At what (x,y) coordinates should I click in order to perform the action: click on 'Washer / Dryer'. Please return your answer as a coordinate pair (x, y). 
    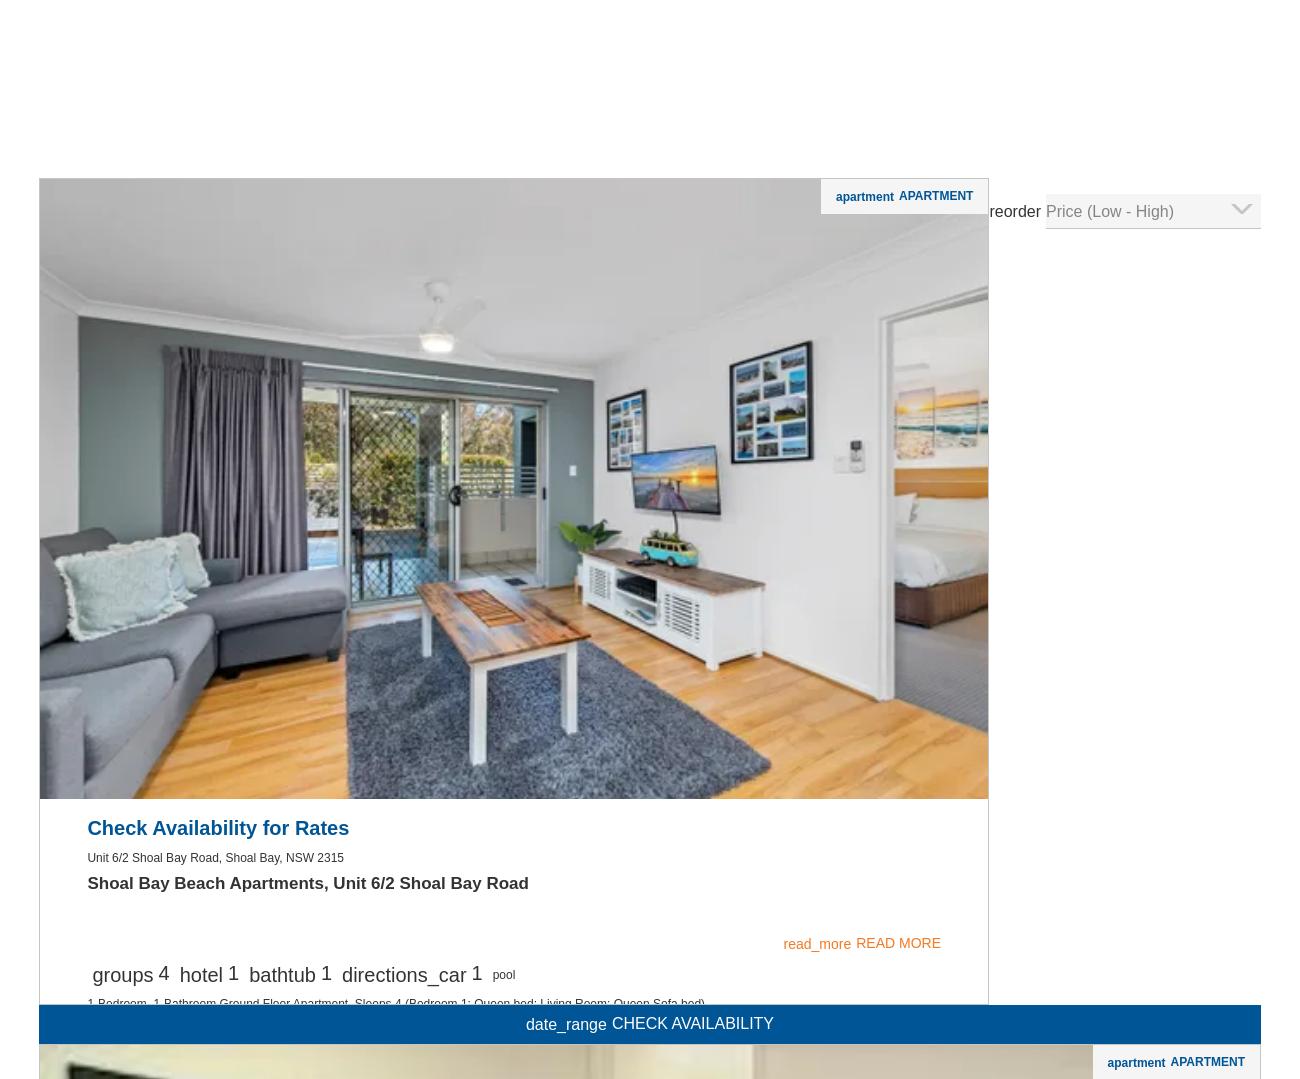
    Looking at the image, I should click on (649, 398).